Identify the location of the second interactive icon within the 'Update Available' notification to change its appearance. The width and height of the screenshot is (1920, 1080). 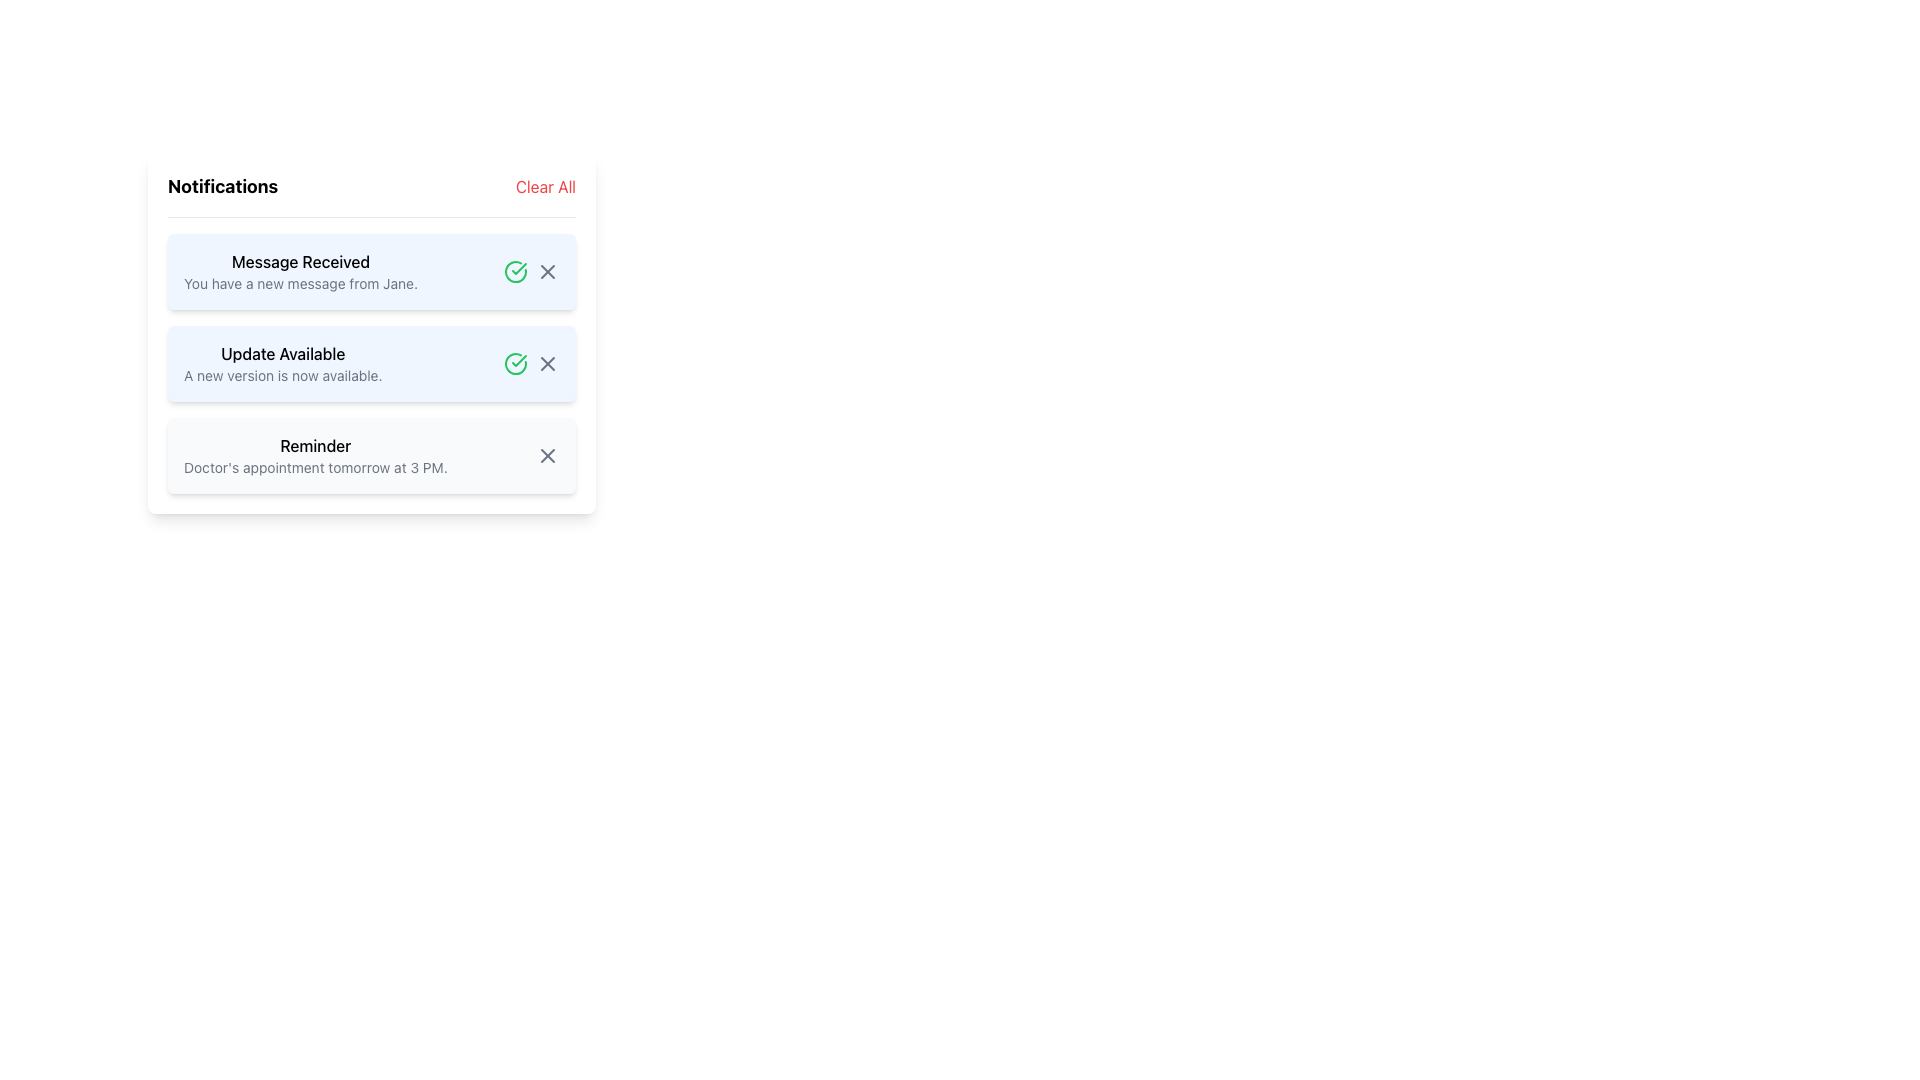
(547, 363).